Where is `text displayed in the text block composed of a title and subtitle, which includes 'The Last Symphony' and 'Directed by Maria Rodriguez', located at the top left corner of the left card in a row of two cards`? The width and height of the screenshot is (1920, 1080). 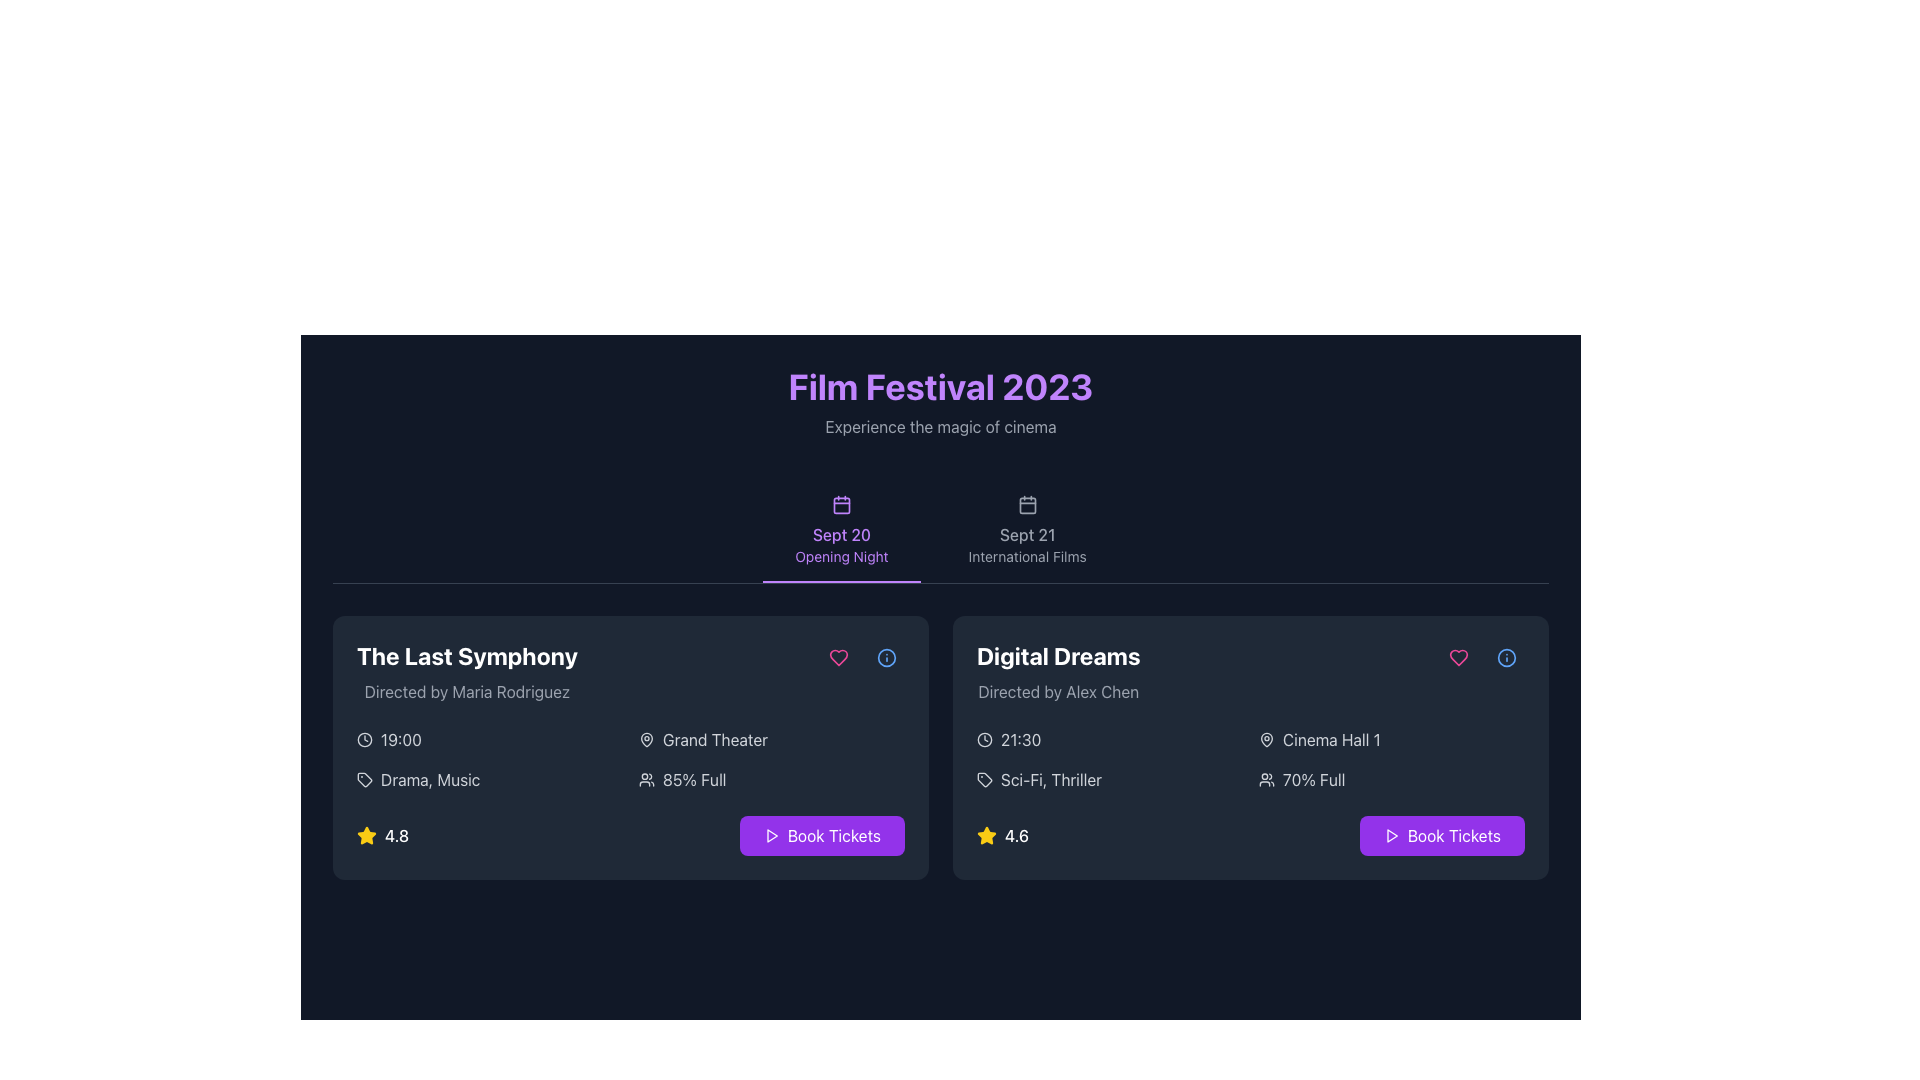
text displayed in the text block composed of a title and subtitle, which includes 'The Last Symphony' and 'Directed by Maria Rodriguez', located at the top left corner of the left card in a row of two cards is located at coordinates (466, 671).